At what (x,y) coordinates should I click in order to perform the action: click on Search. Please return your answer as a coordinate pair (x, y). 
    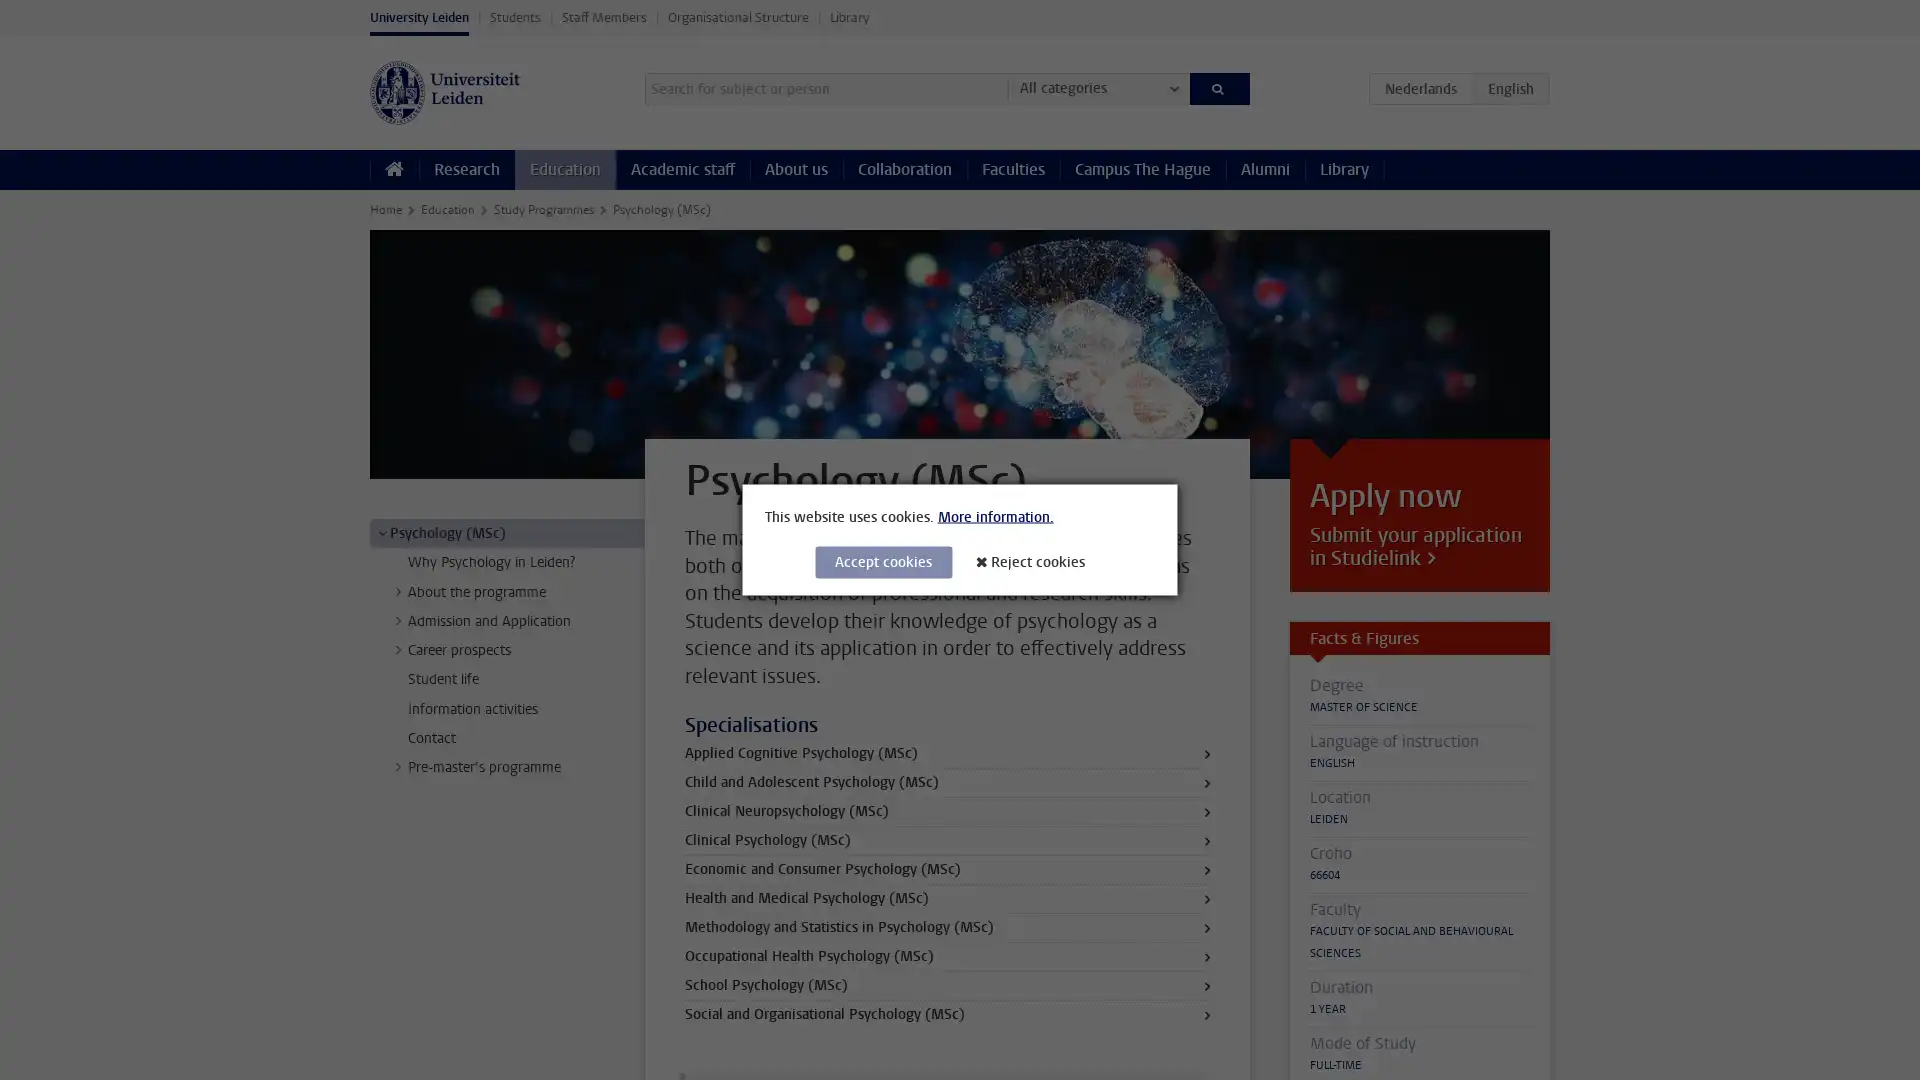
    Looking at the image, I should click on (1218, 87).